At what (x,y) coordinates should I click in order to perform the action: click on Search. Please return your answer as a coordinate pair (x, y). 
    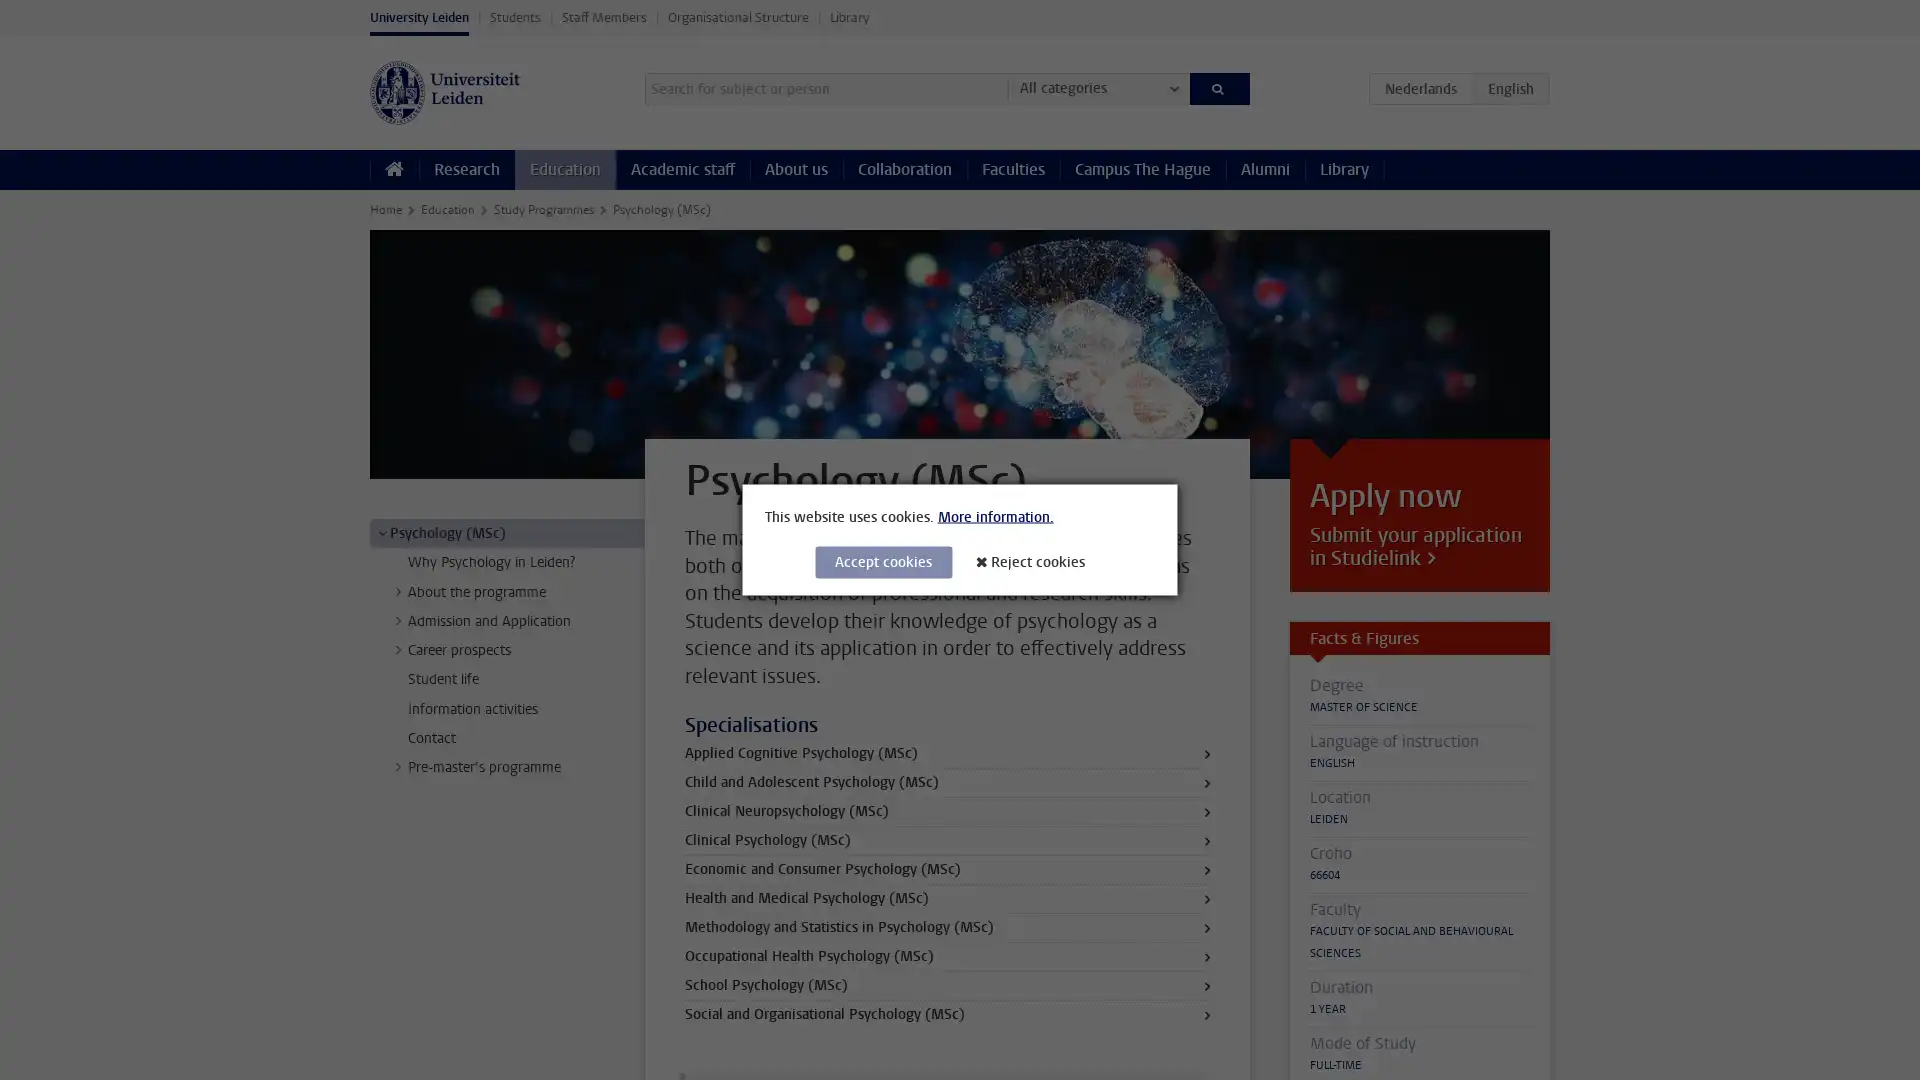
    Looking at the image, I should click on (1218, 87).